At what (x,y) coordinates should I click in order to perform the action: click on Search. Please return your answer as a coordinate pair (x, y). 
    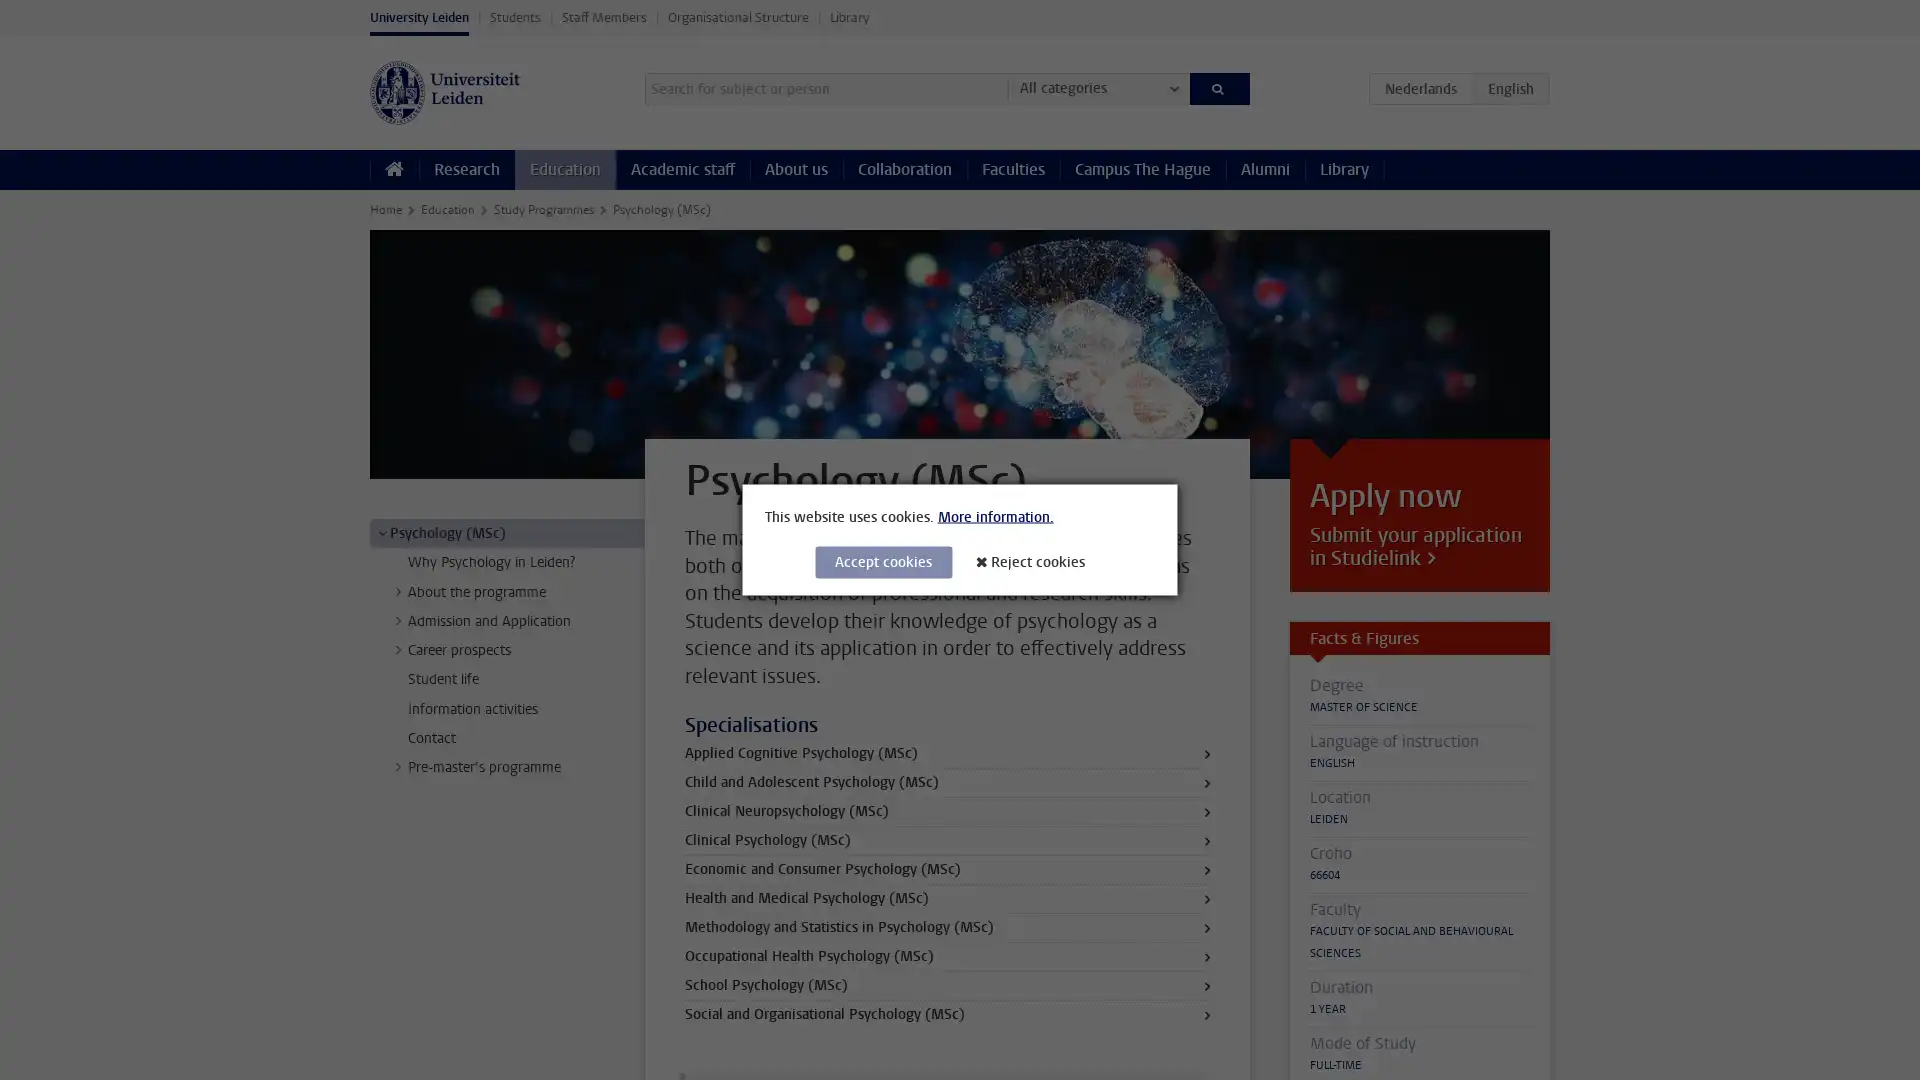
    Looking at the image, I should click on (1218, 87).